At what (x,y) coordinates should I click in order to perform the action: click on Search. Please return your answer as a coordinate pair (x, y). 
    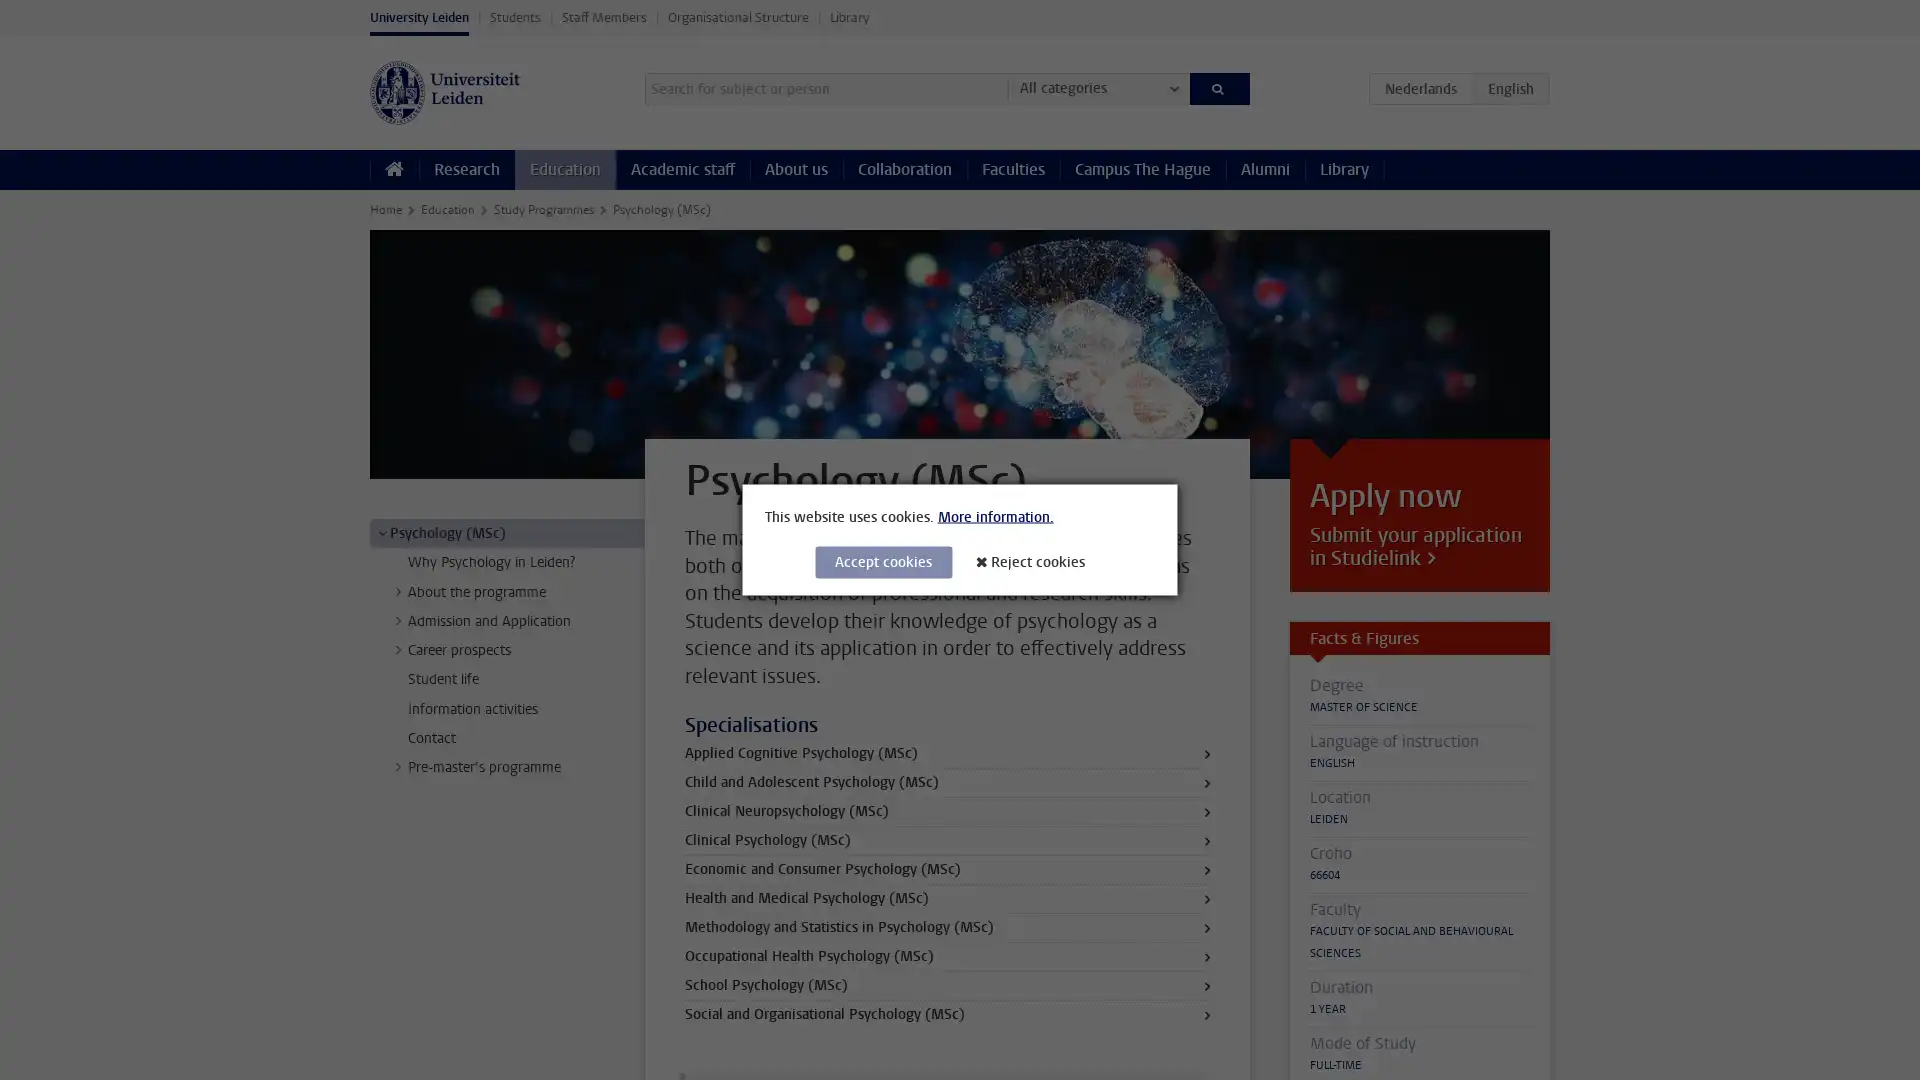
    Looking at the image, I should click on (1218, 87).